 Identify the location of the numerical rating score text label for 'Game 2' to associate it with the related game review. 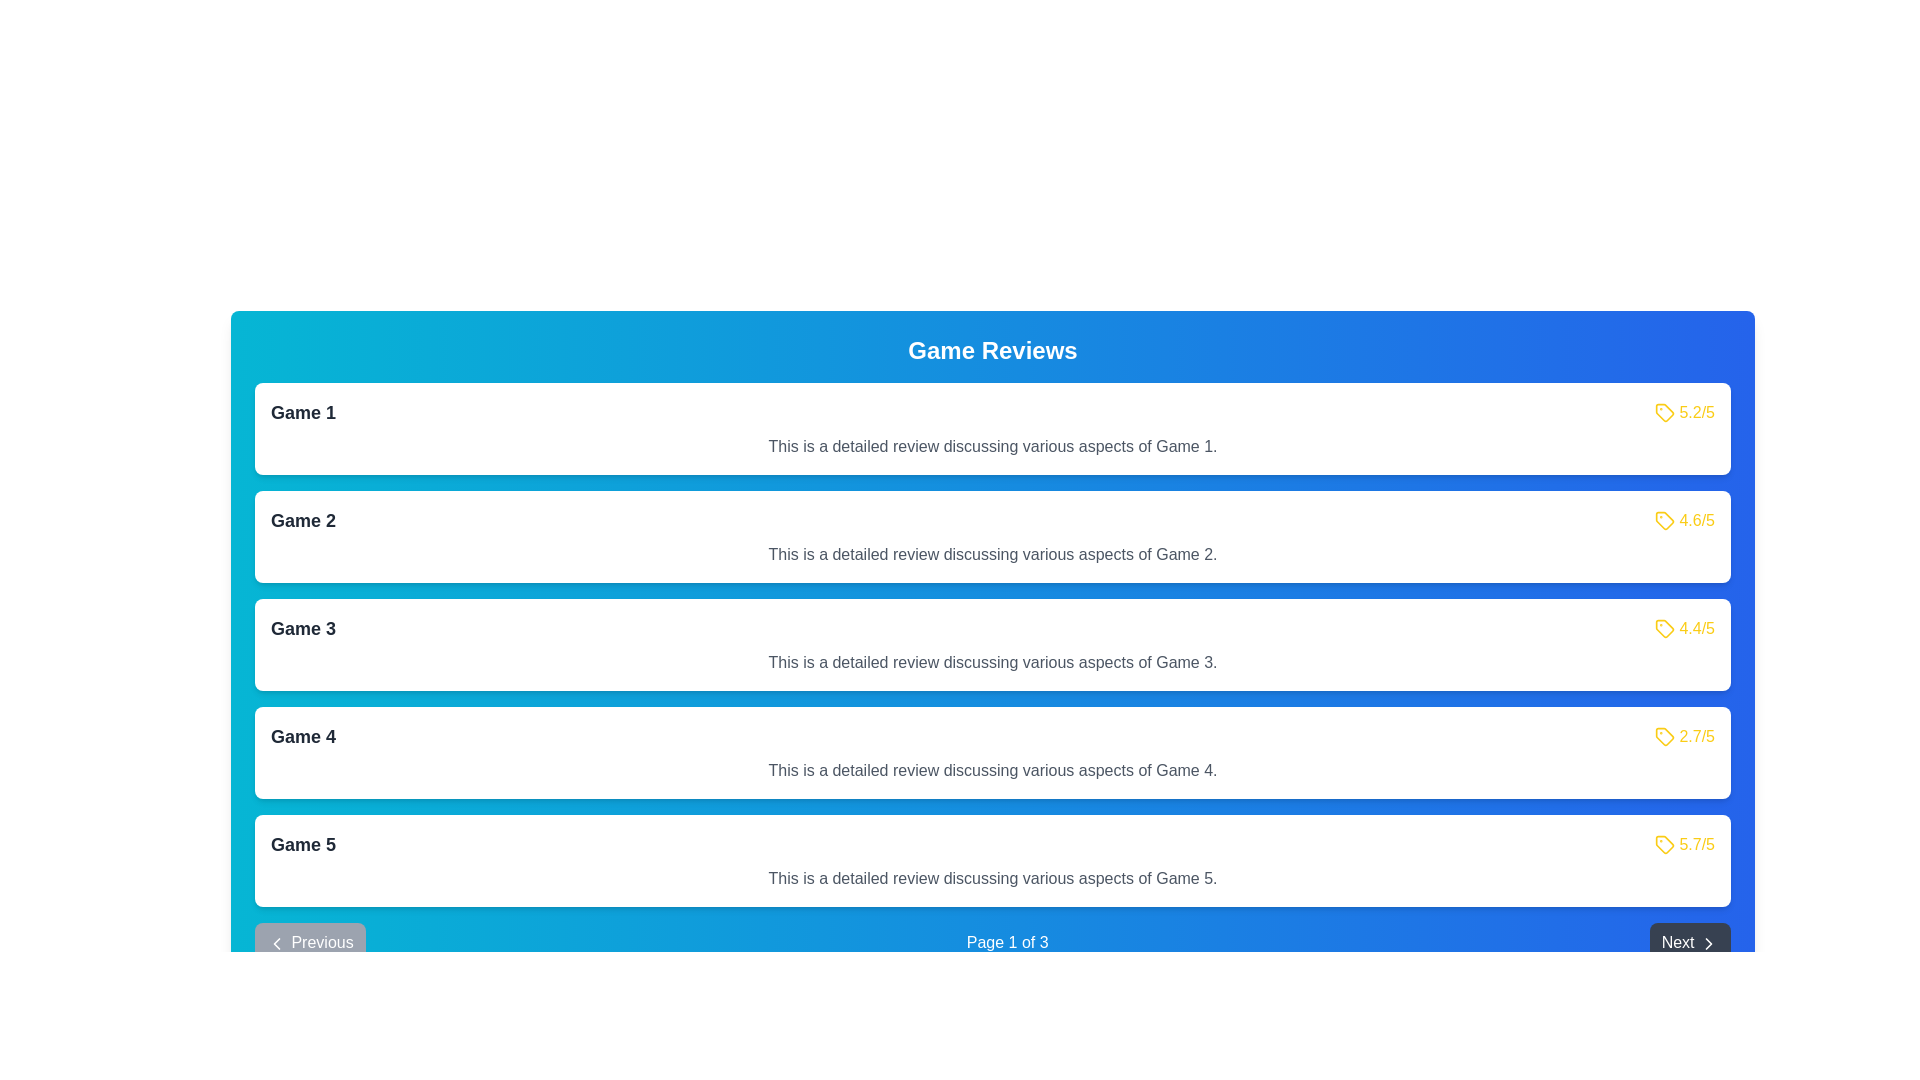
(1696, 519).